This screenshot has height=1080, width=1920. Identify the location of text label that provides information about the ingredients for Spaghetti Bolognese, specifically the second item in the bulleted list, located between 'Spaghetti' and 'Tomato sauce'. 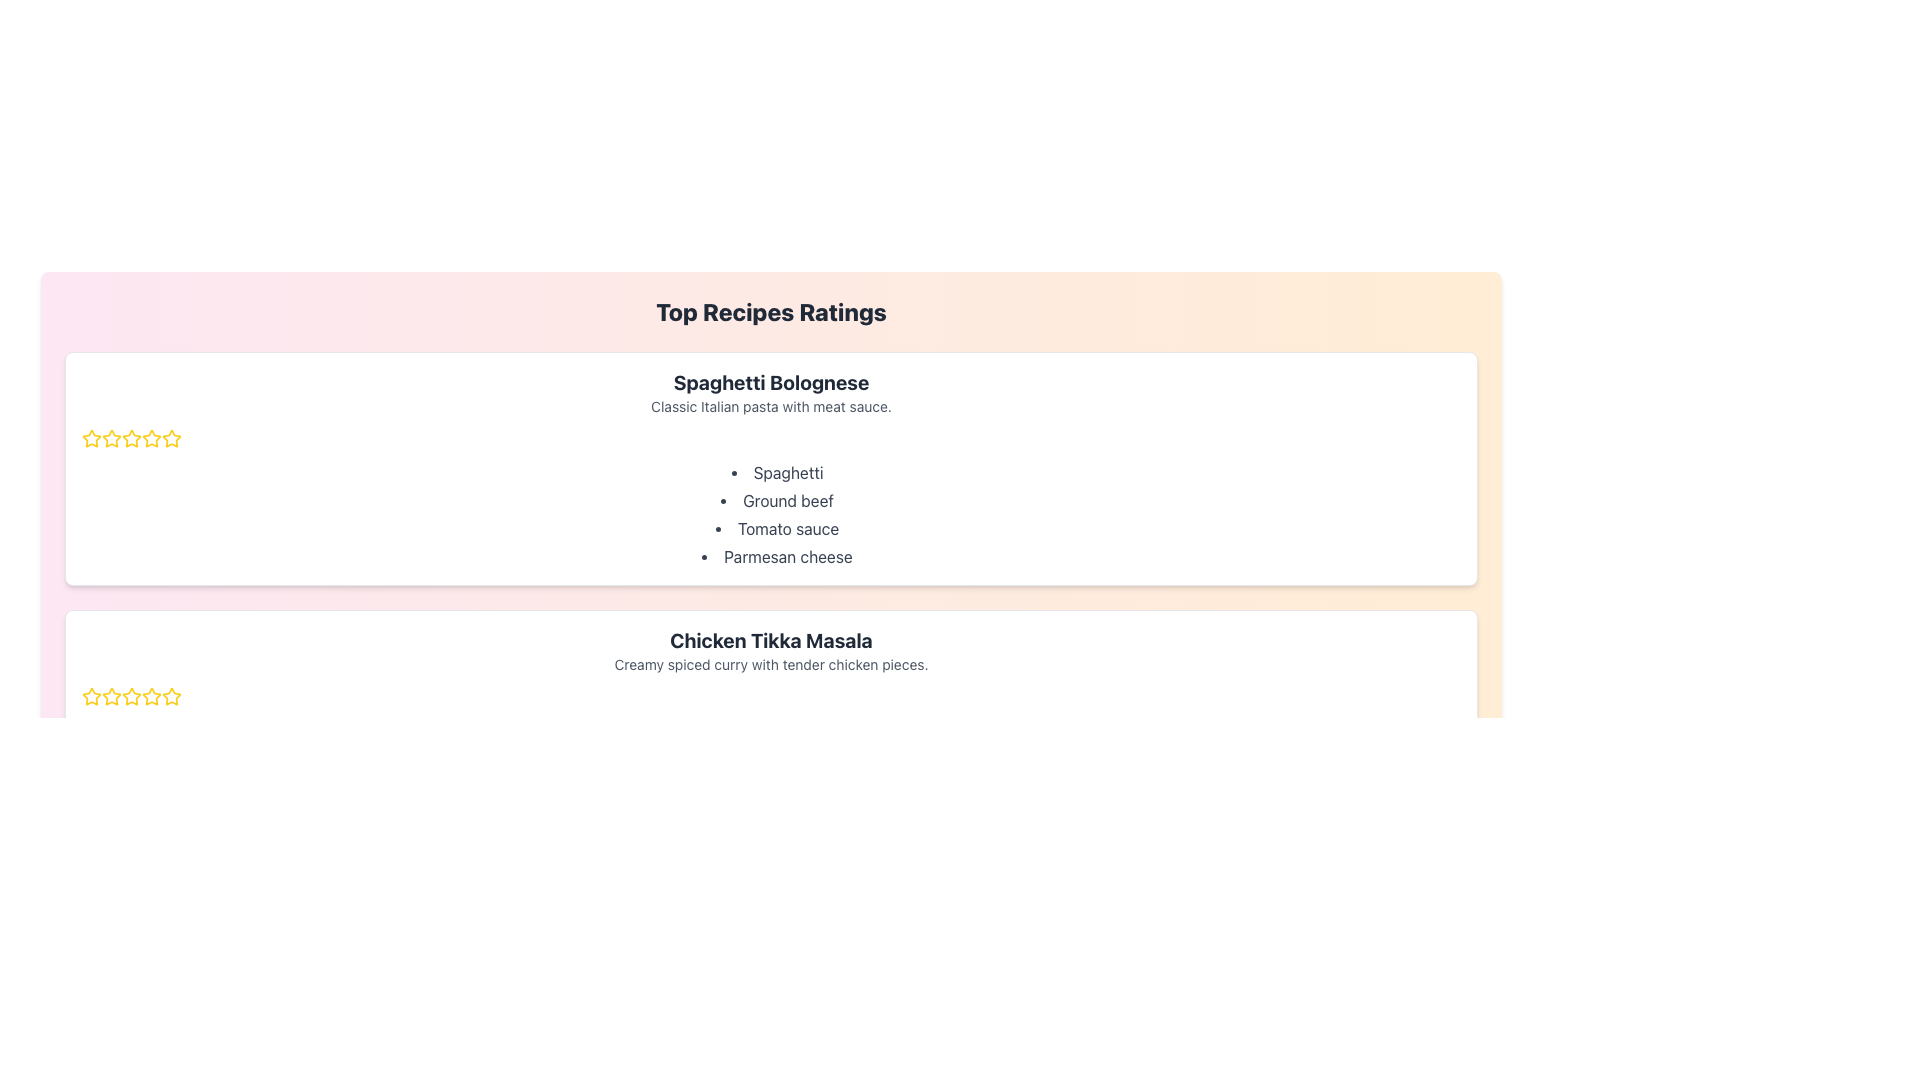
(776, 500).